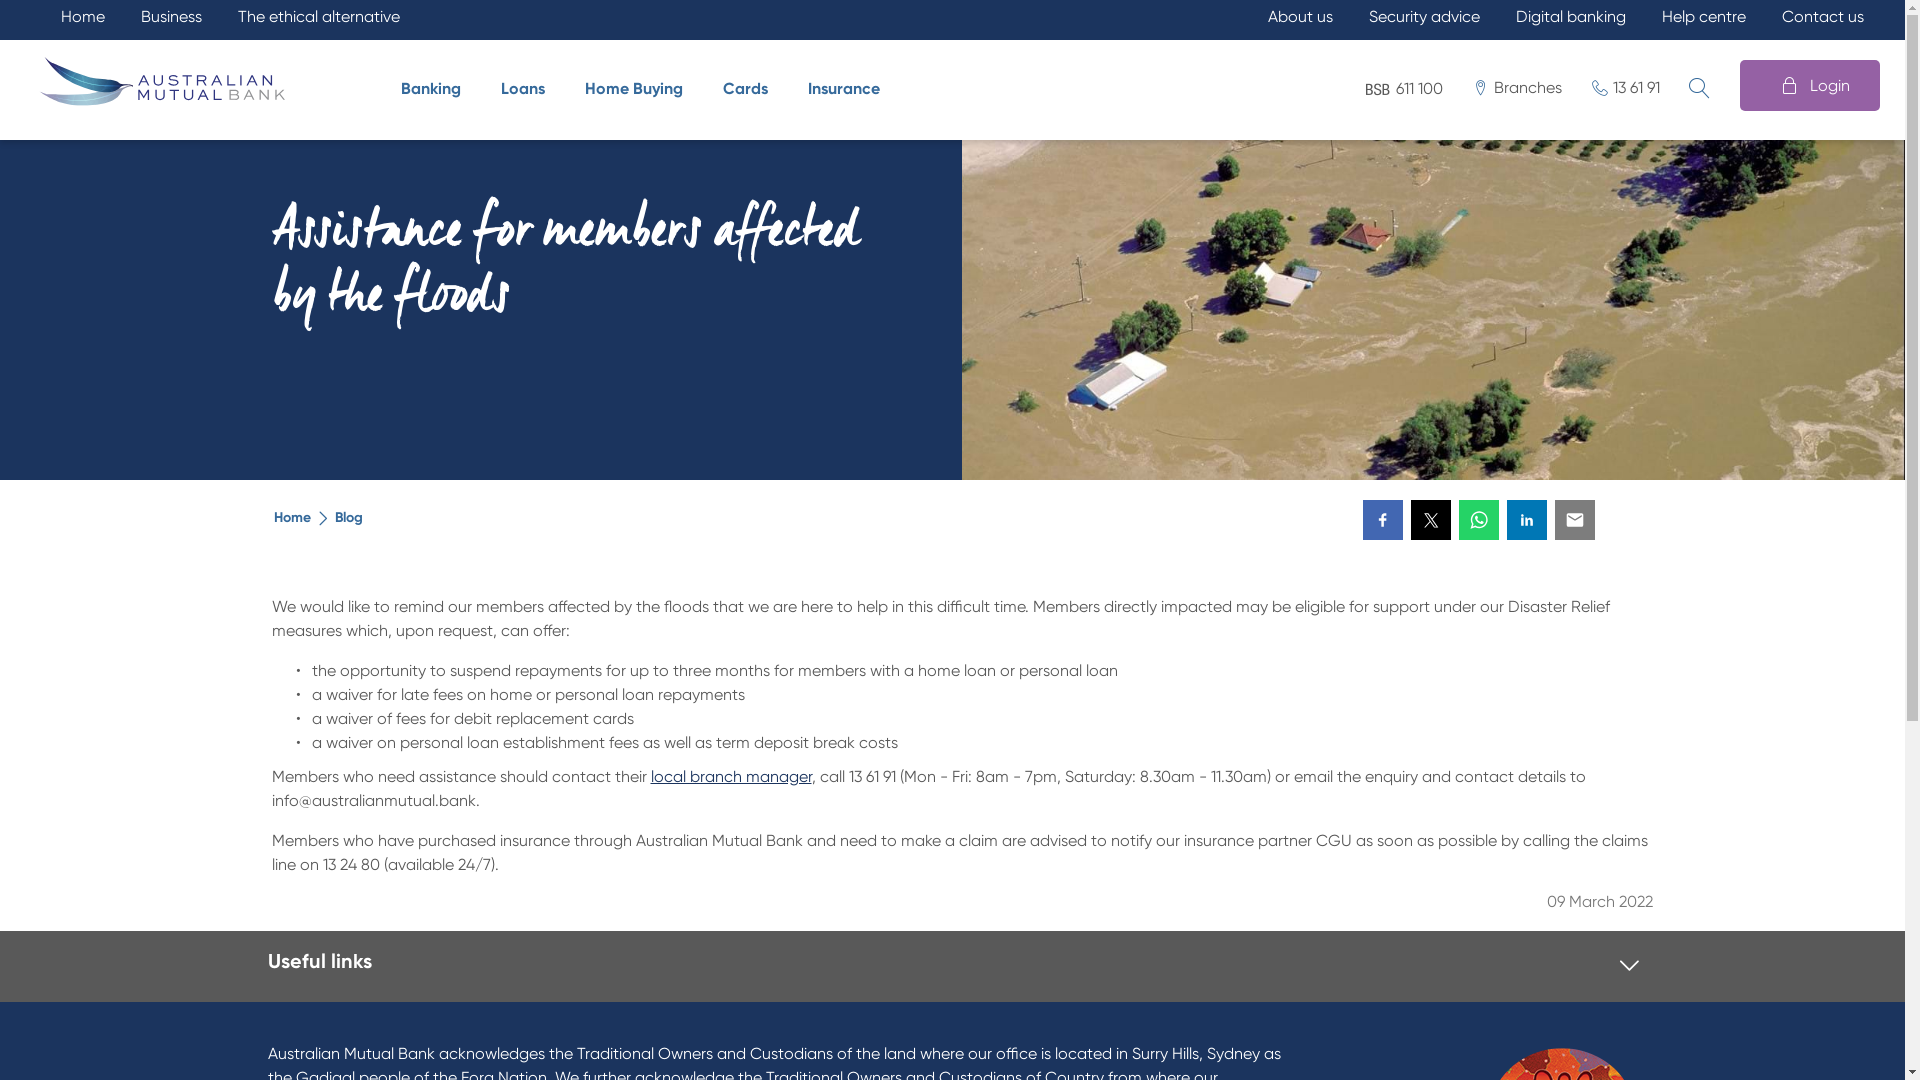 This screenshot has width=1920, height=1080. I want to click on '13 61 91', so click(1626, 86).